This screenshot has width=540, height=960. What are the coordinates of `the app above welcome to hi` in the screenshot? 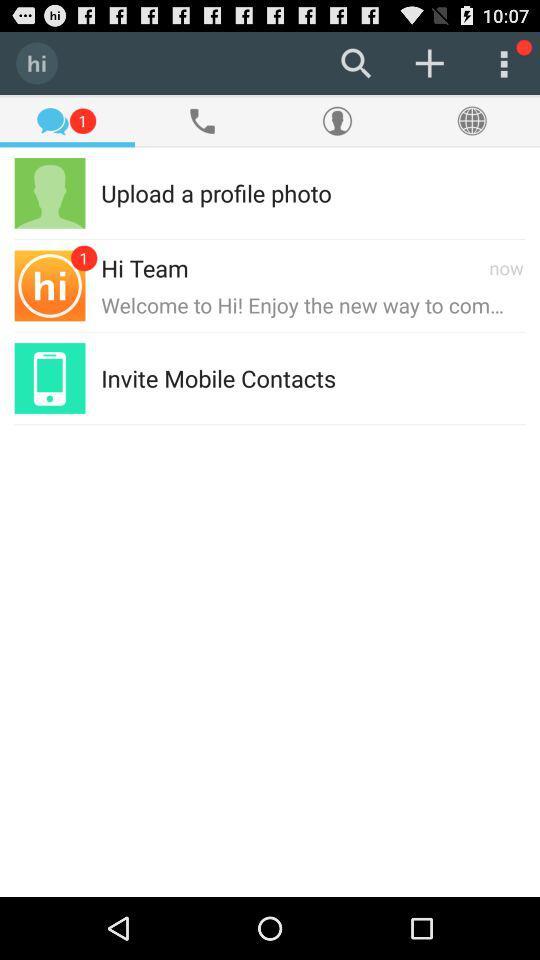 It's located at (505, 266).